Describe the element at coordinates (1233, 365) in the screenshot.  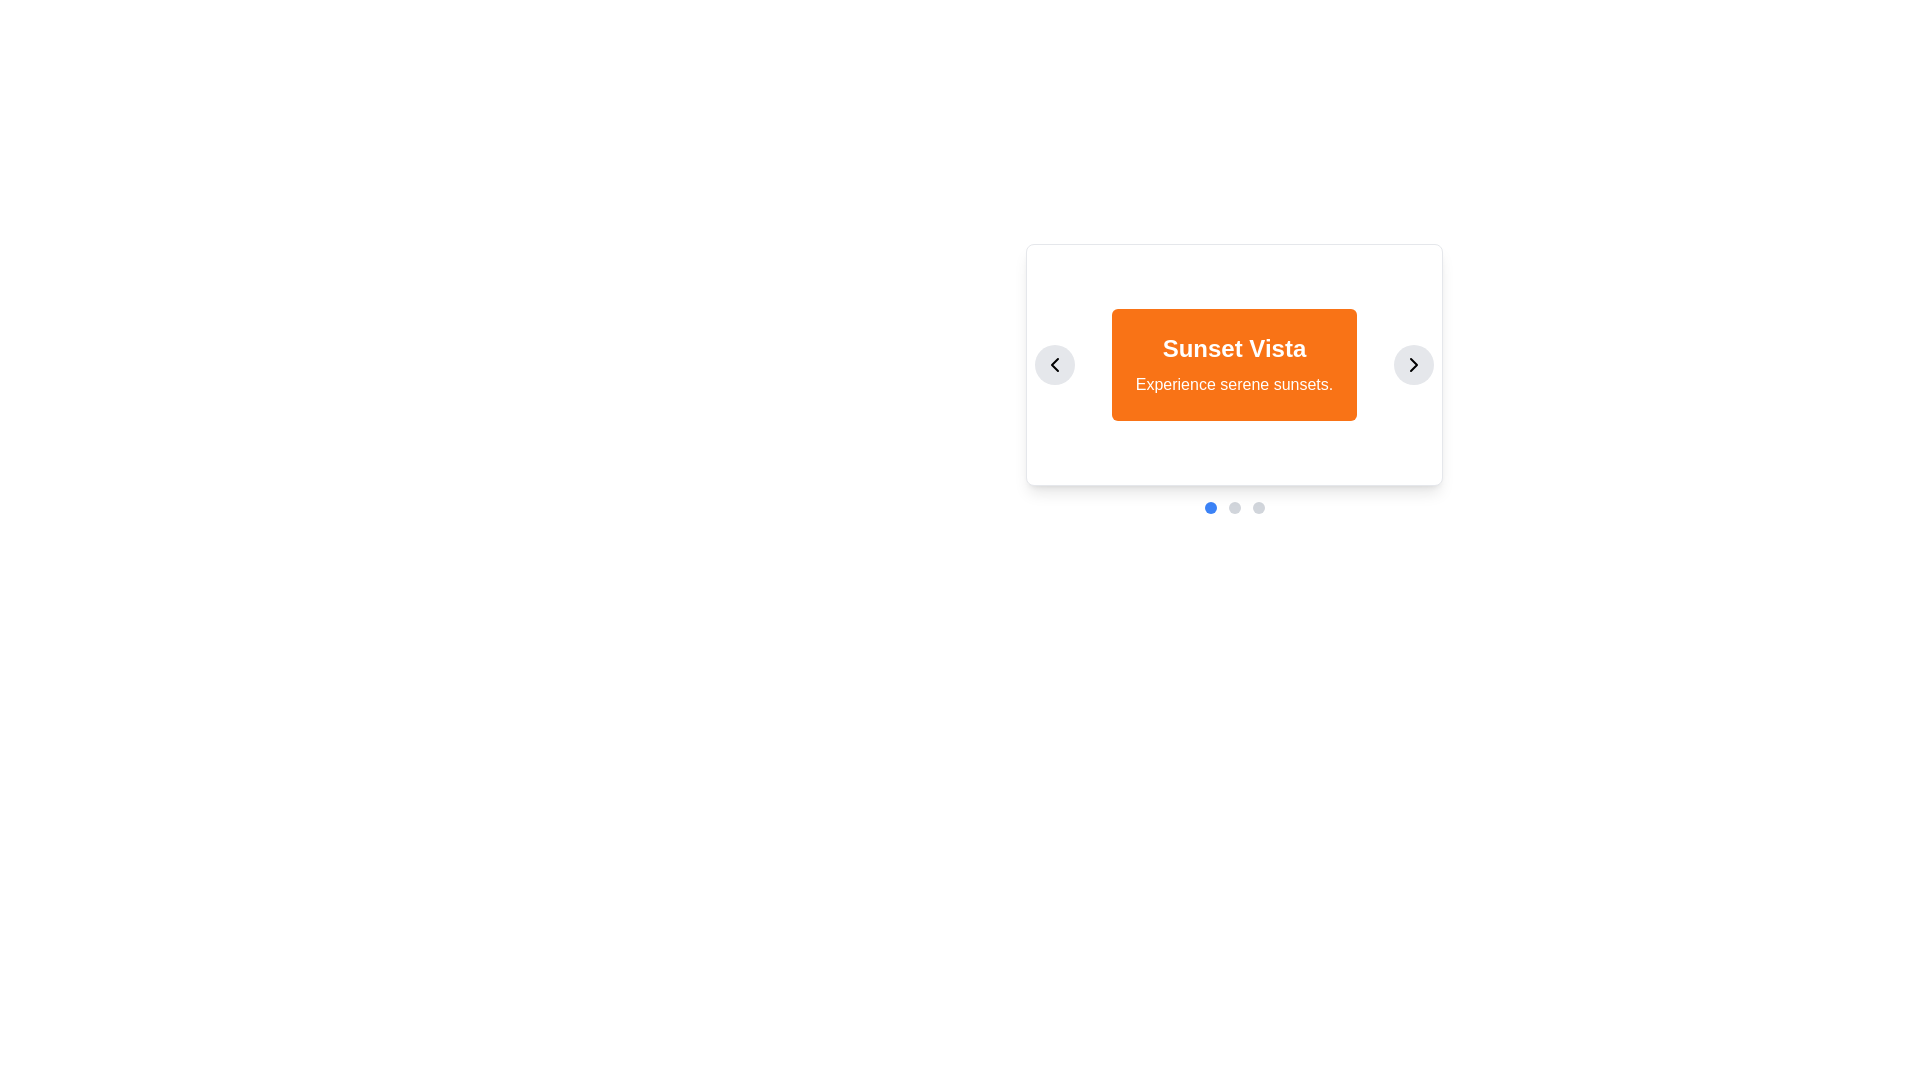
I see `the Informational card displaying information about 'Sunset Vista' within the carousel` at that location.